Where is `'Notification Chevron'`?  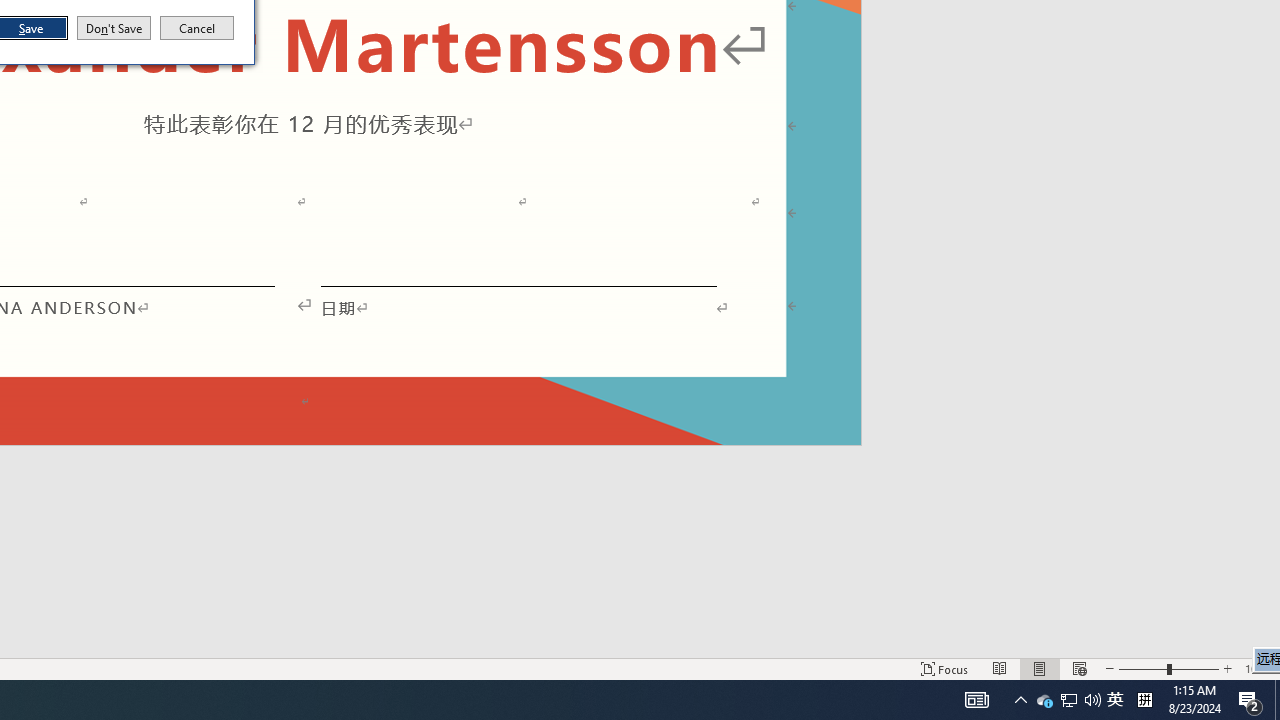
'Notification Chevron' is located at coordinates (1020, 698).